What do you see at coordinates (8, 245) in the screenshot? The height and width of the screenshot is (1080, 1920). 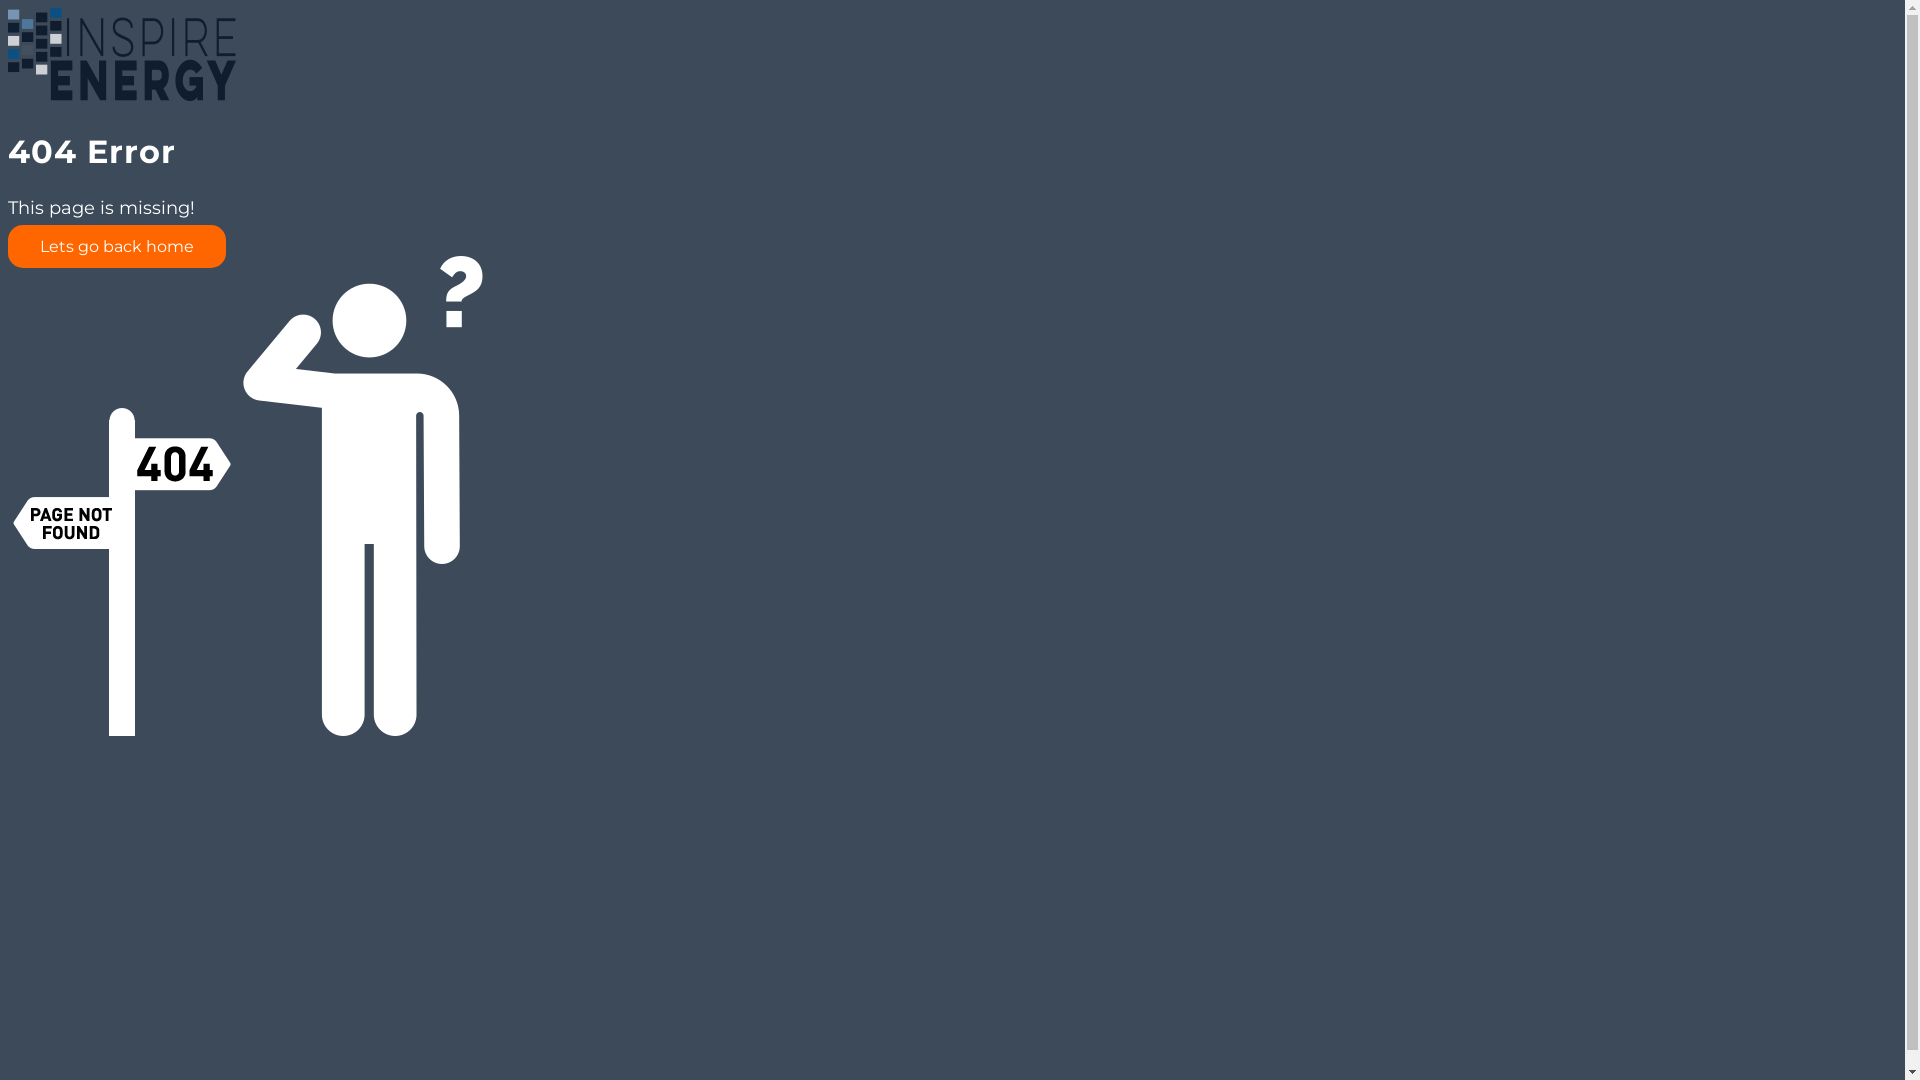 I see `'Lets go back home'` at bounding box center [8, 245].